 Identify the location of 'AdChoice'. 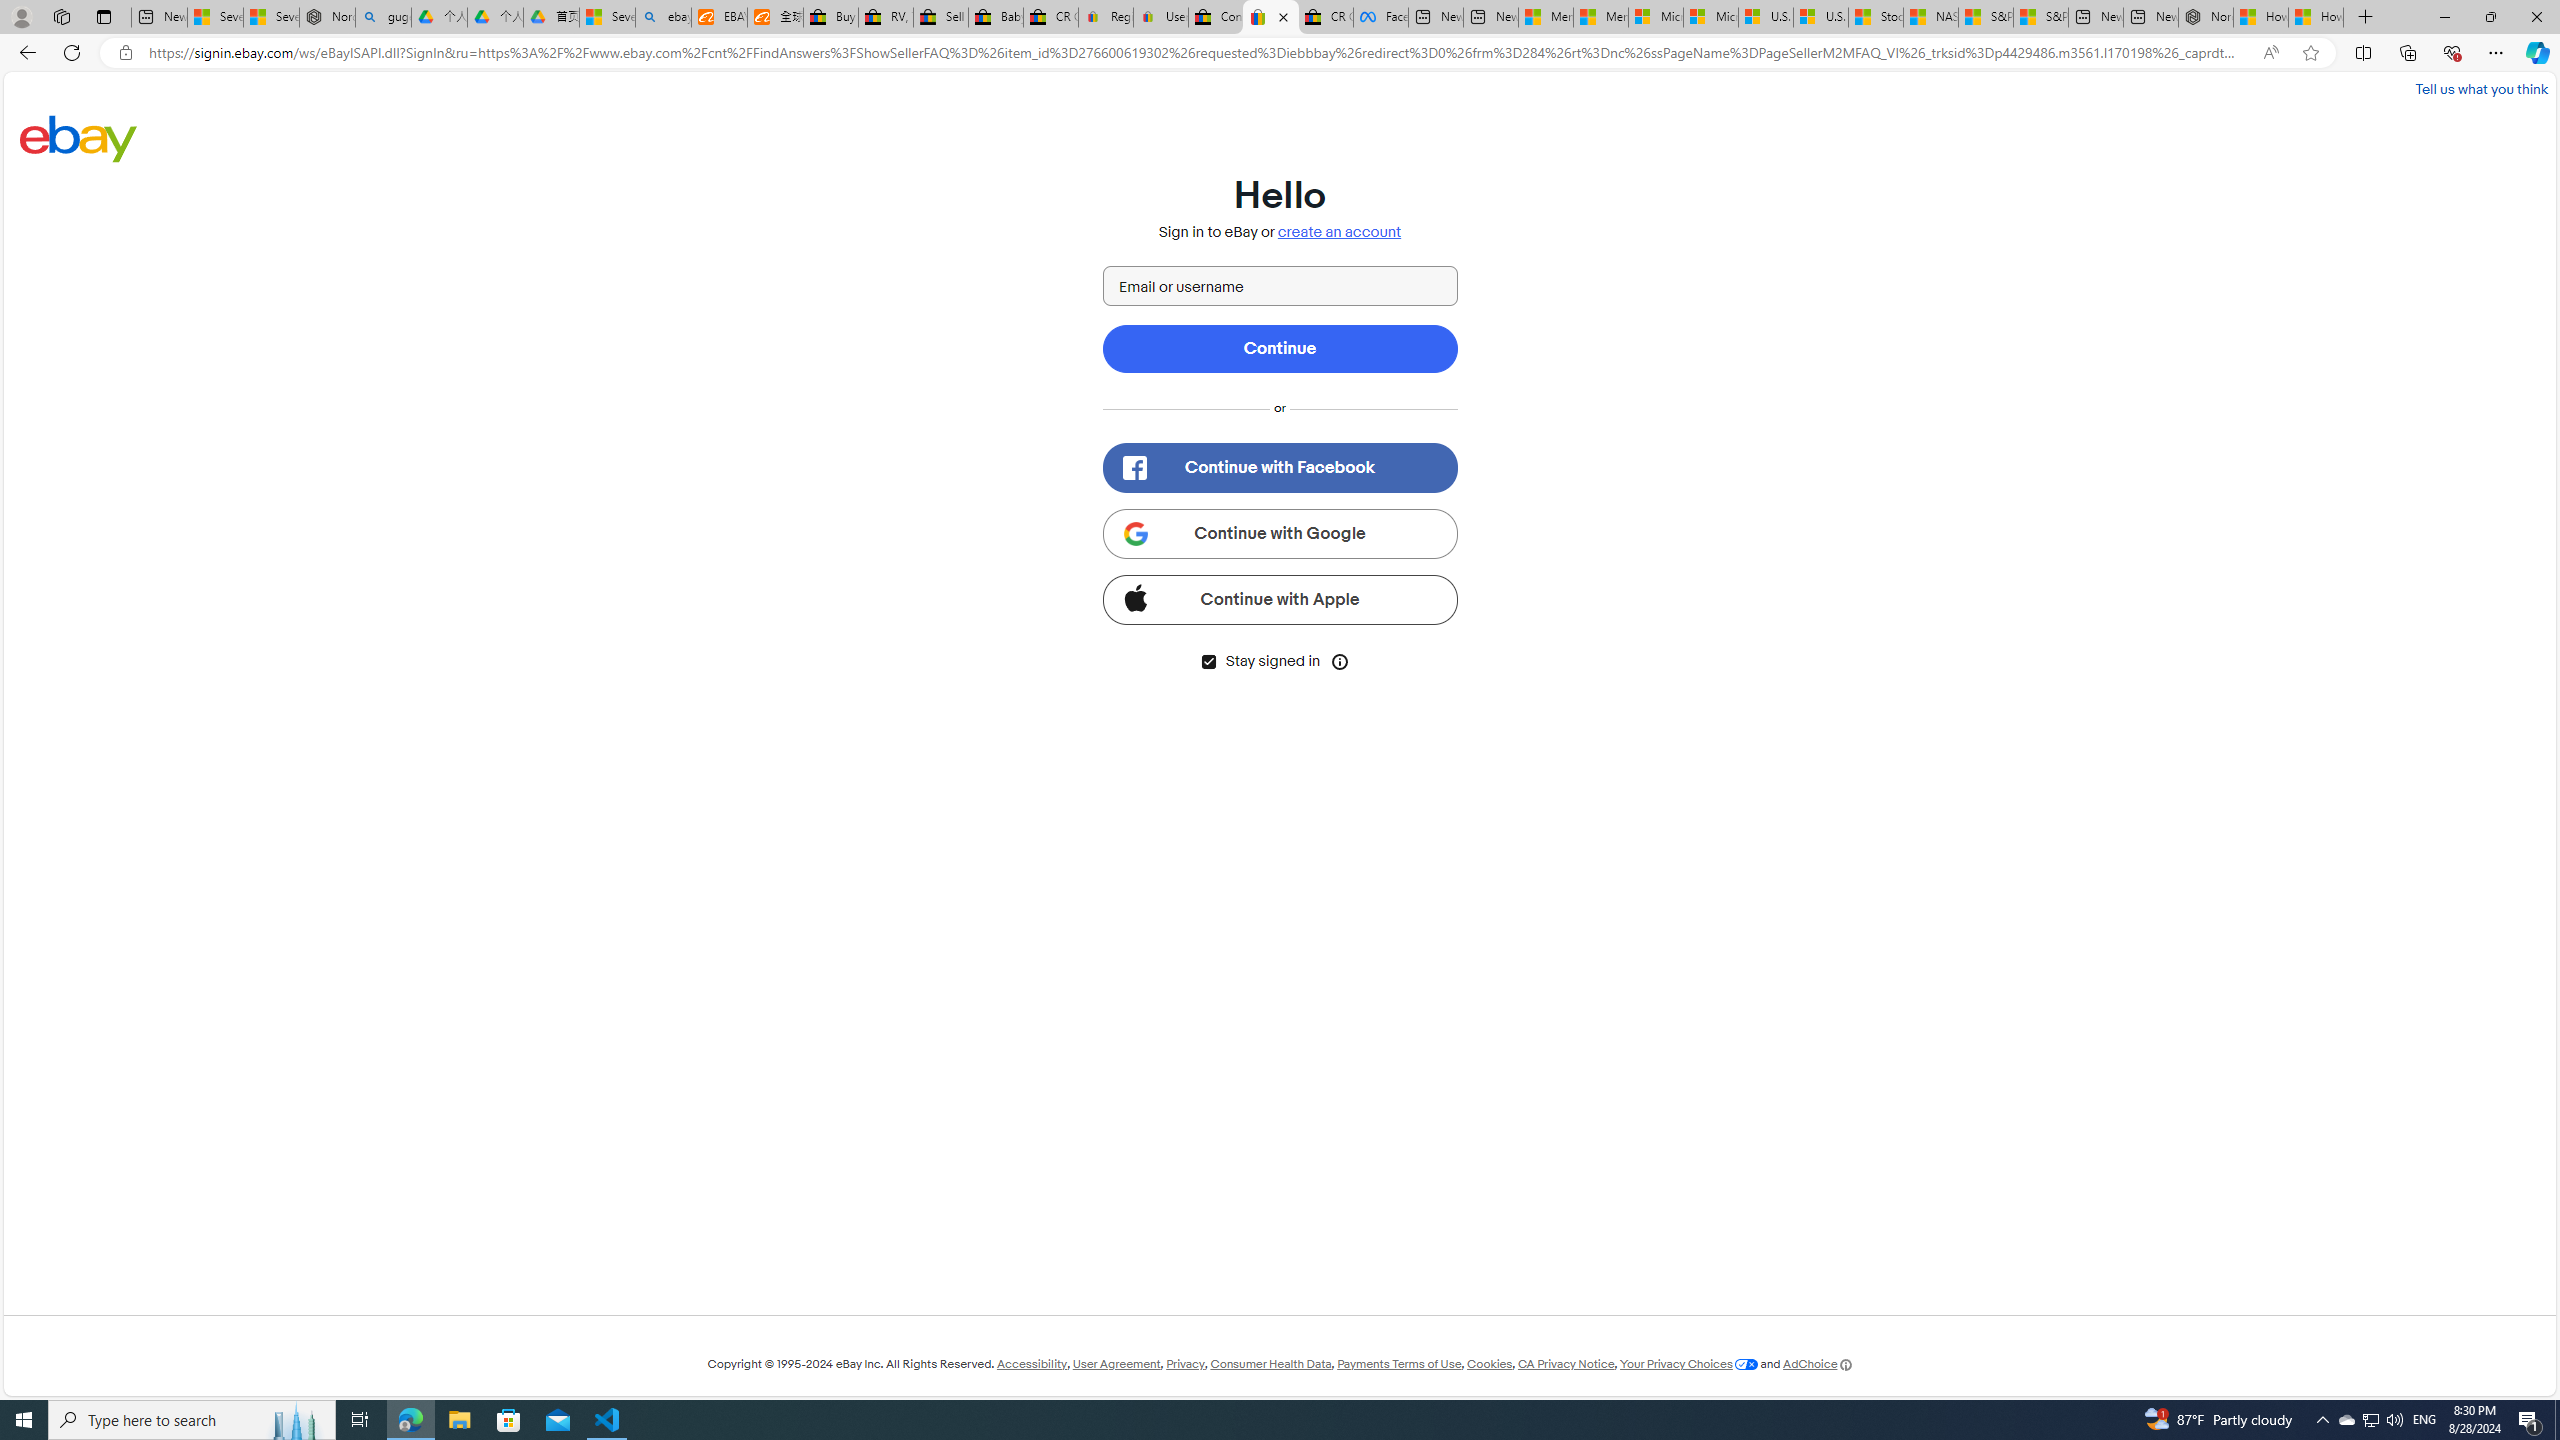
(1817, 1363).